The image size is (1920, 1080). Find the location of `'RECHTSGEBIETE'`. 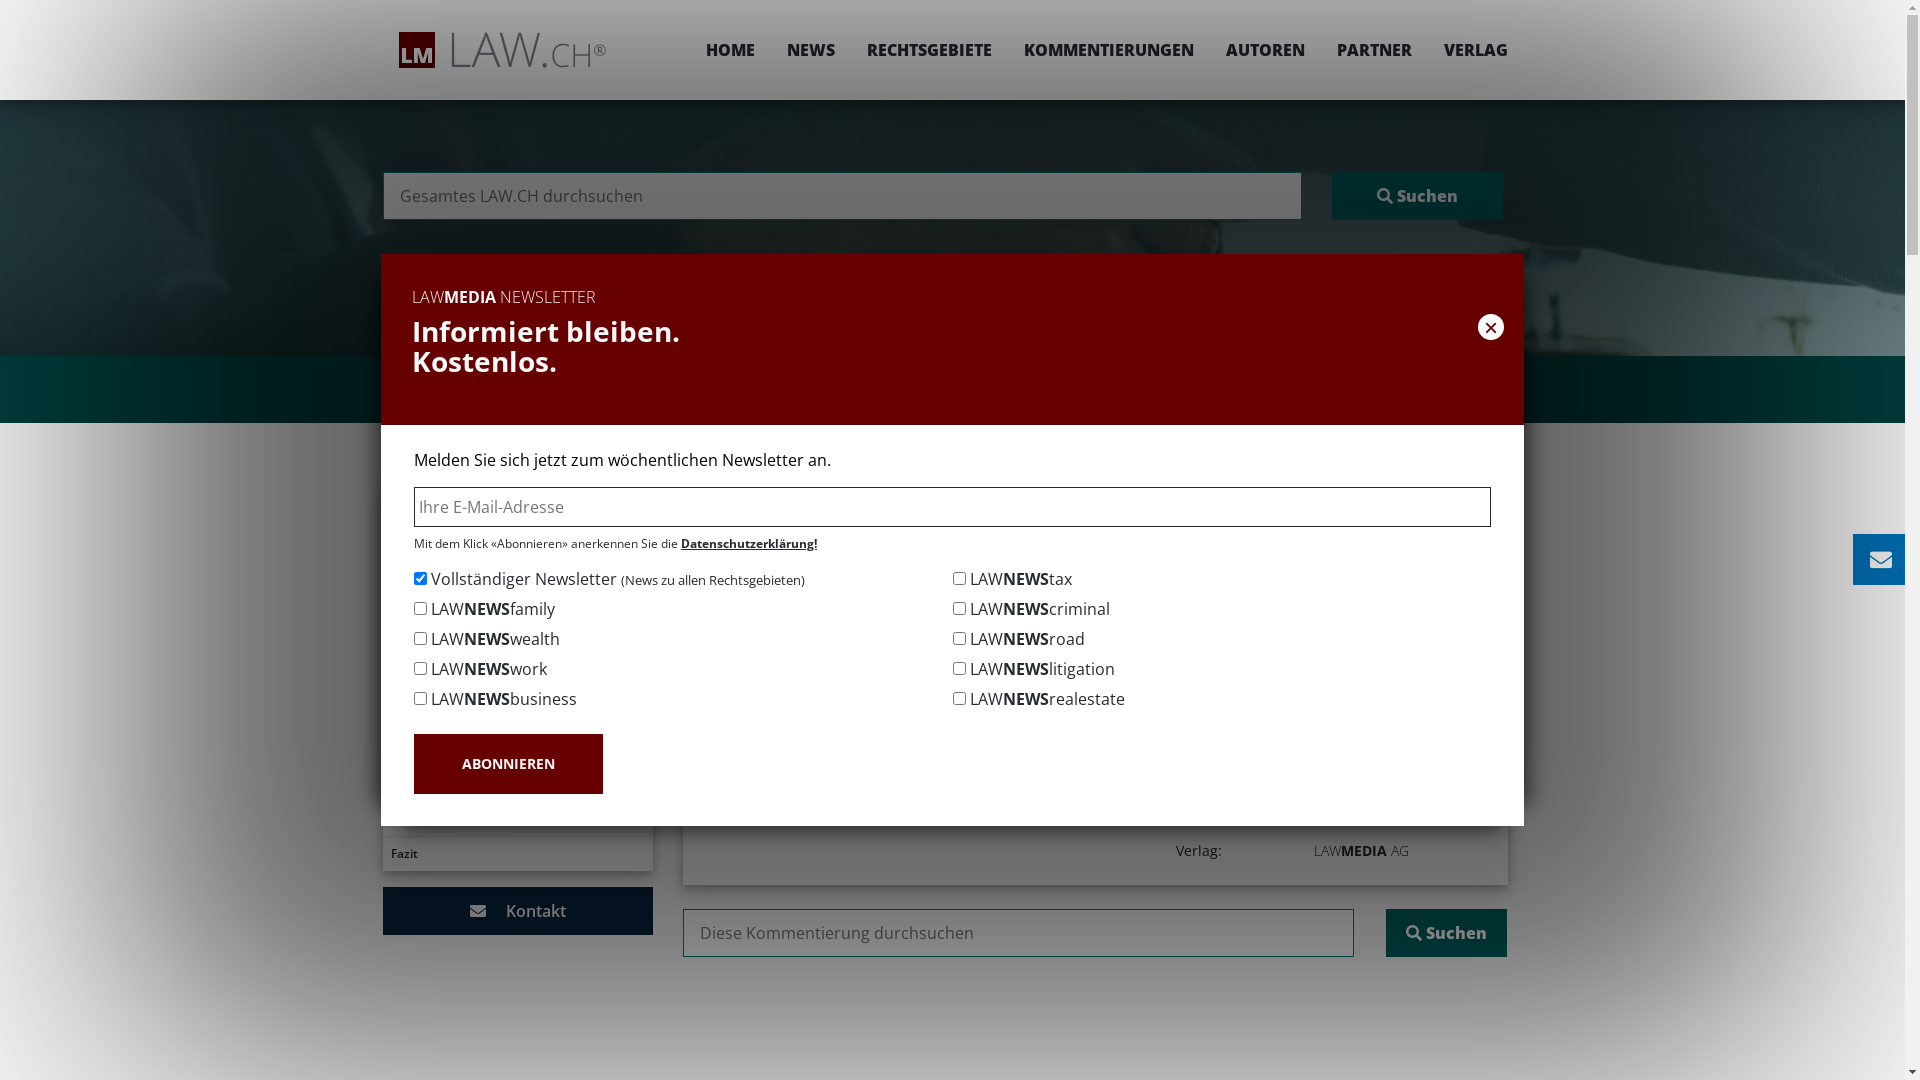

'RECHTSGEBIETE' is located at coordinates (927, 49).